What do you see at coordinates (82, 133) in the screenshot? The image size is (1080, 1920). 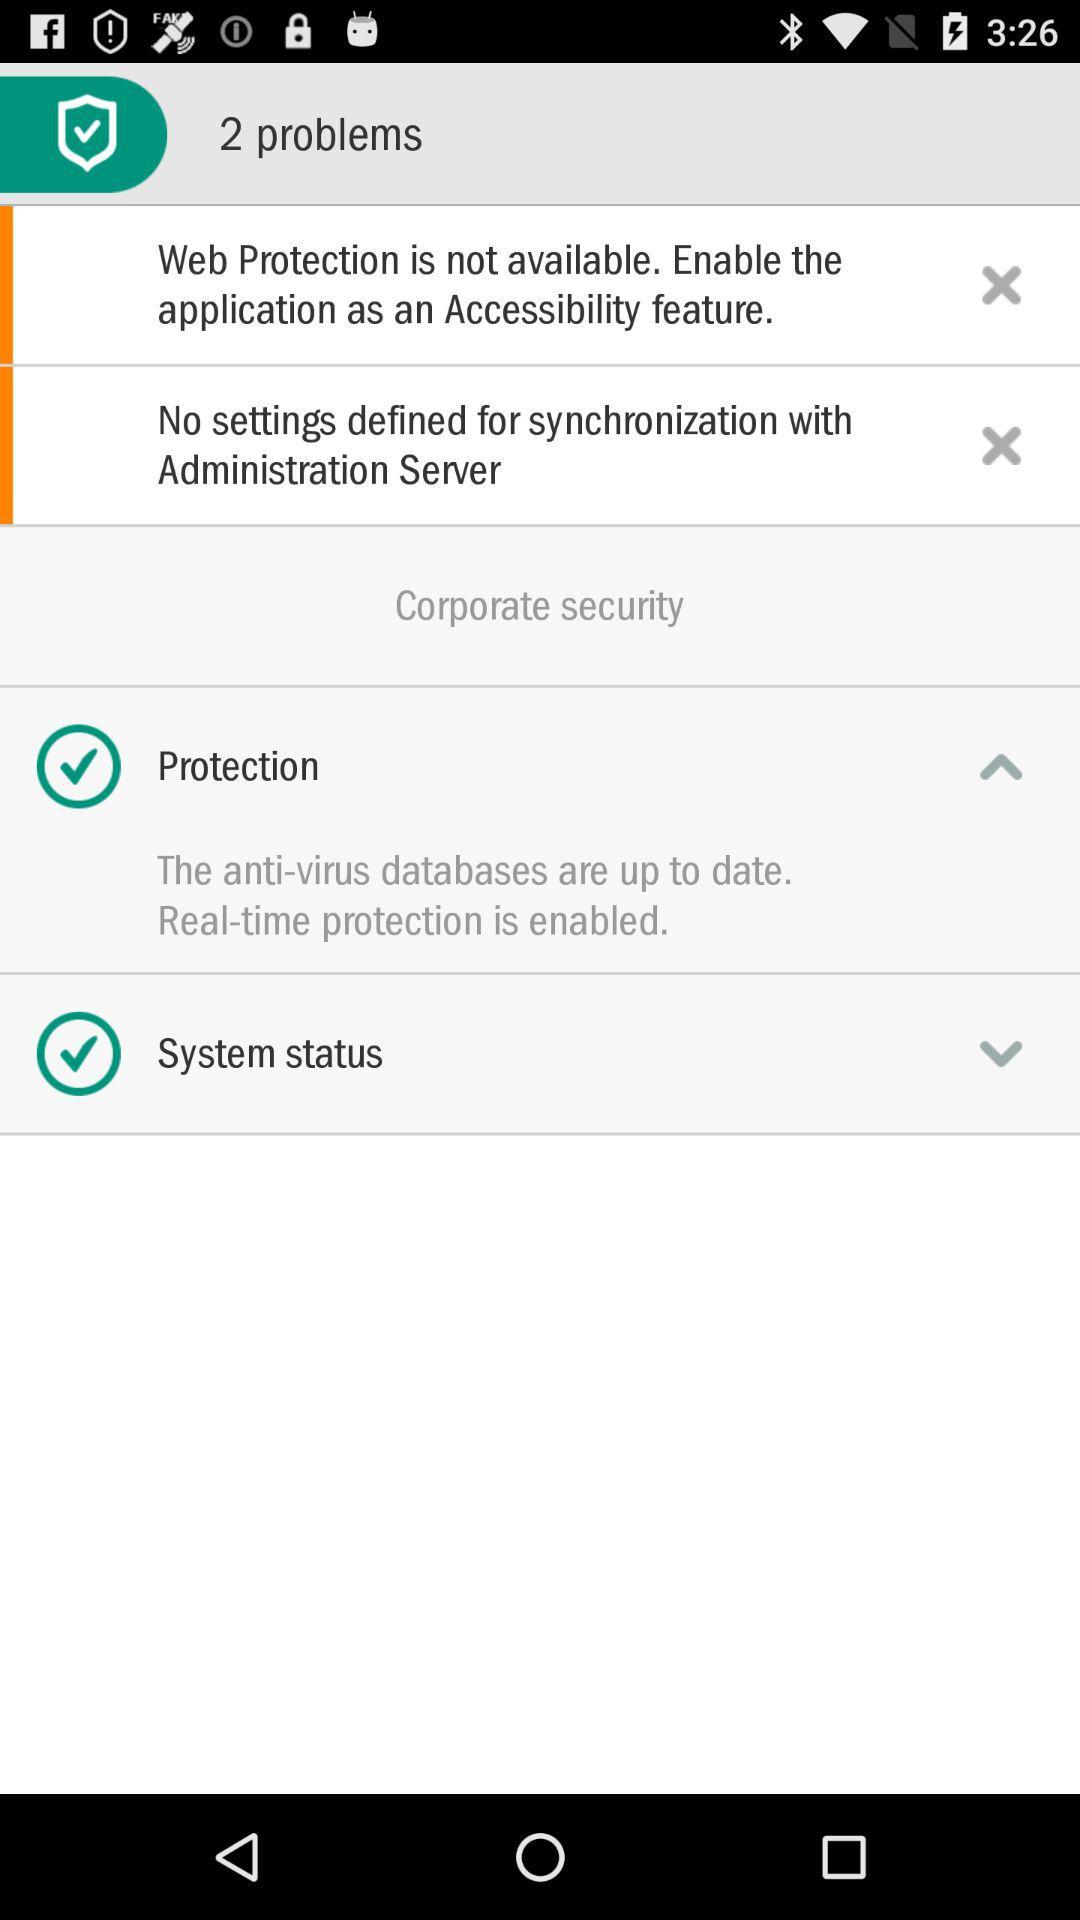 I see `the icon above the web protection is icon` at bounding box center [82, 133].